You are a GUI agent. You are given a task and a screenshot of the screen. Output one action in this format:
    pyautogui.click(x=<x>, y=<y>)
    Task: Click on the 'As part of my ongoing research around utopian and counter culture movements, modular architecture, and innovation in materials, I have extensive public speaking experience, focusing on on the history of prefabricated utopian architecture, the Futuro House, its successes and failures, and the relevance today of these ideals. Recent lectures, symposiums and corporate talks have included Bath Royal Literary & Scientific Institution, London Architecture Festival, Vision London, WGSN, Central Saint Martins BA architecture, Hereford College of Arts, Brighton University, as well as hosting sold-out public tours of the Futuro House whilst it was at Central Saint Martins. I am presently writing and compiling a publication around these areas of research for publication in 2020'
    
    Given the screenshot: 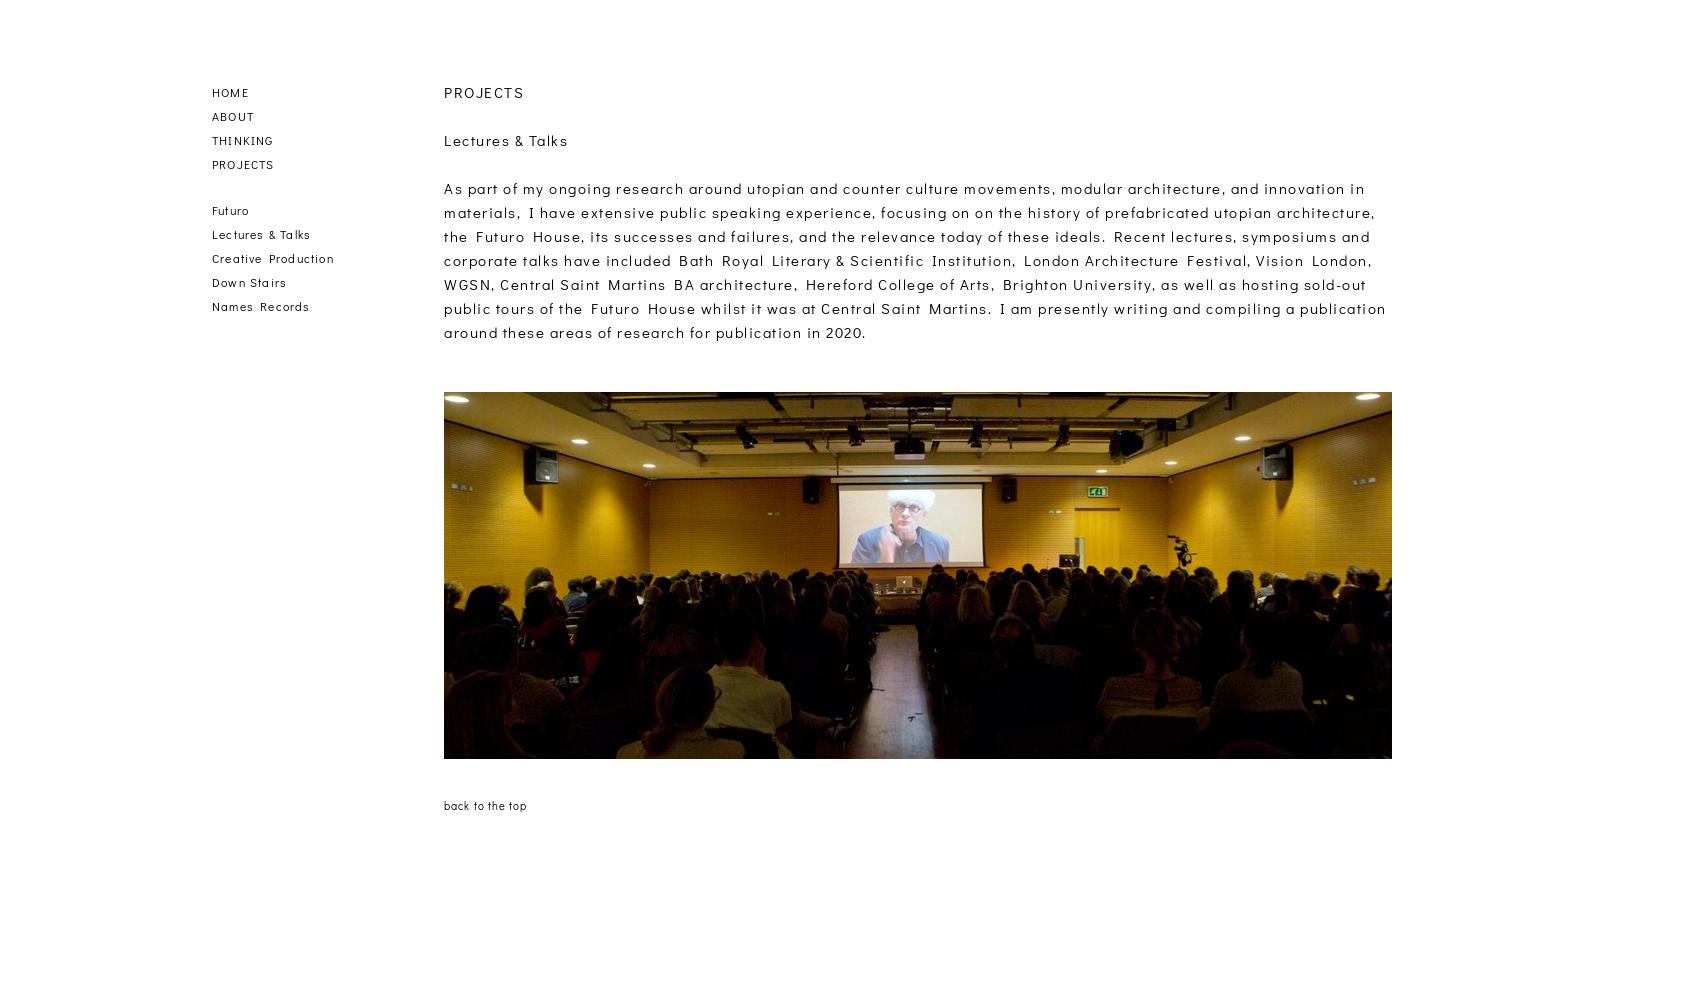 What is the action you would take?
    pyautogui.click(x=914, y=260)
    